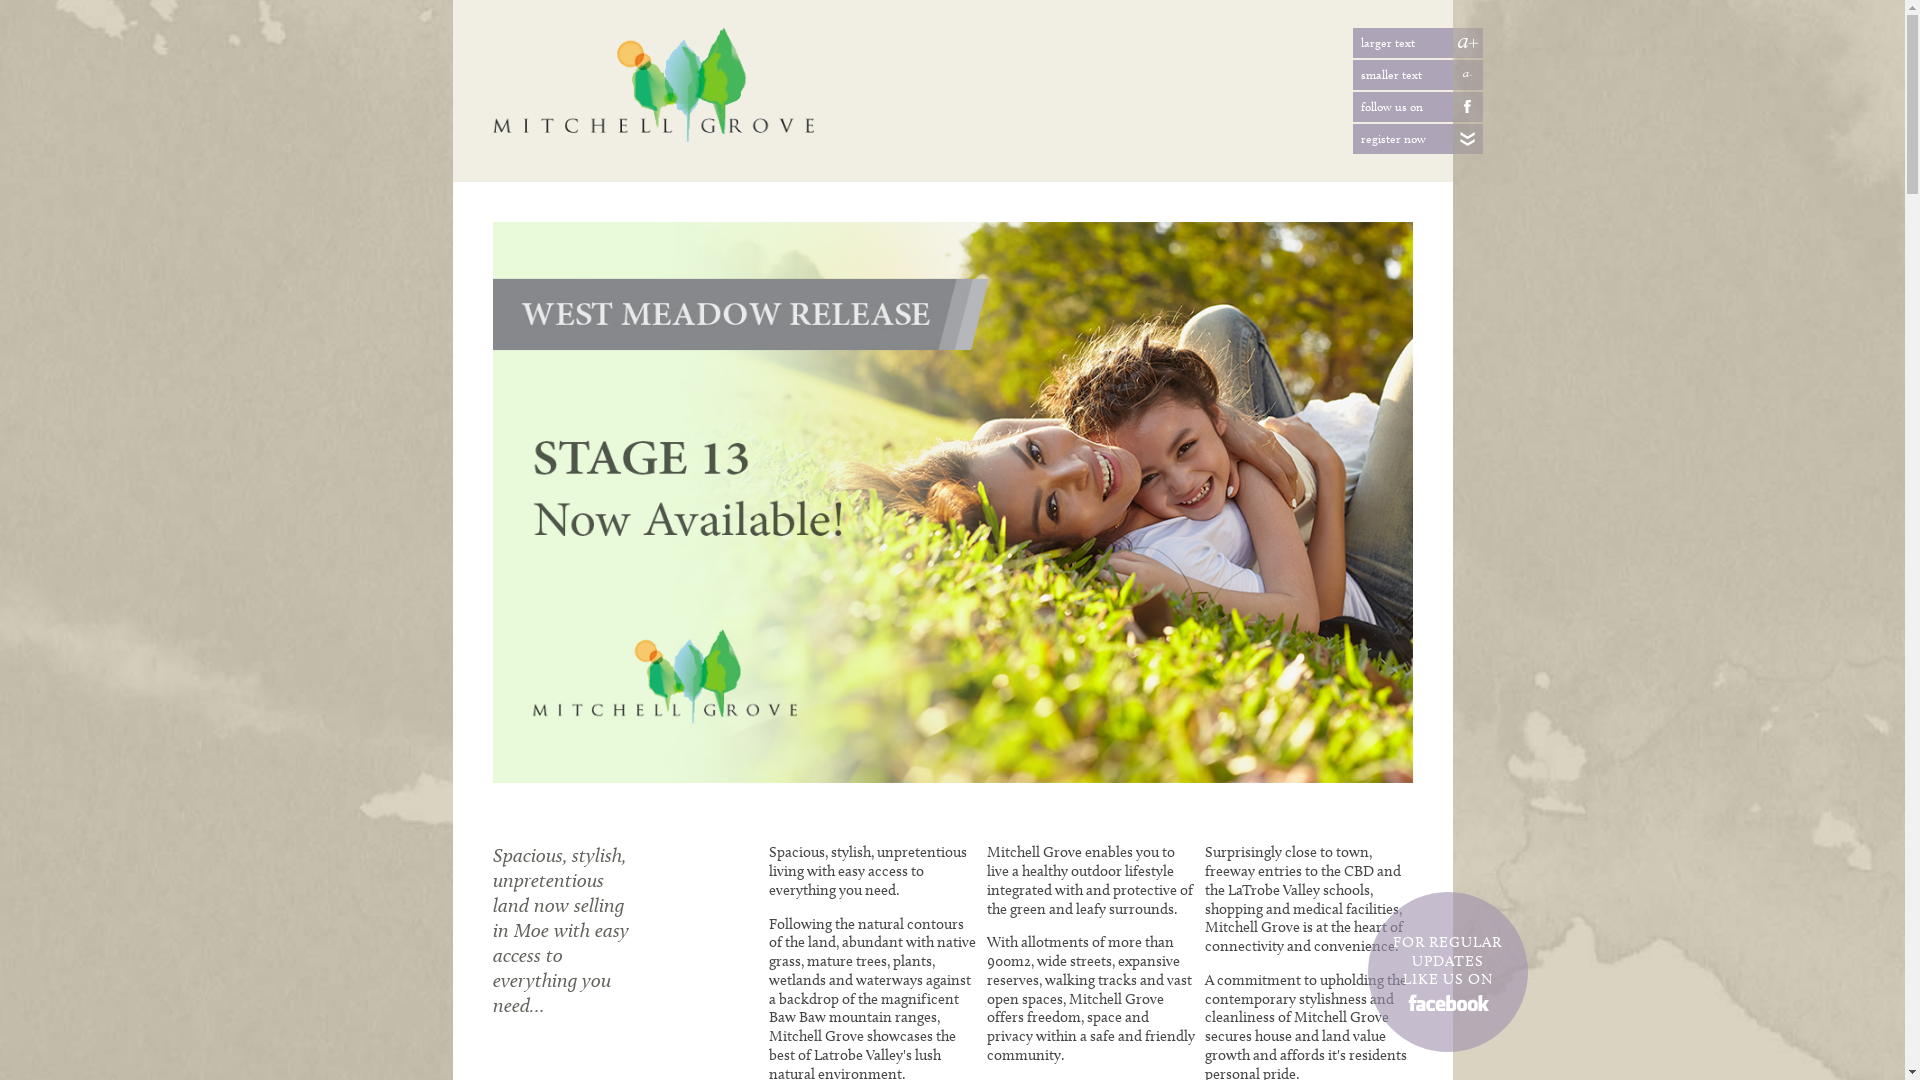 The height and width of the screenshot is (1080, 1920). I want to click on 'FOR REGULAR UPDATES, so click(1448, 971).